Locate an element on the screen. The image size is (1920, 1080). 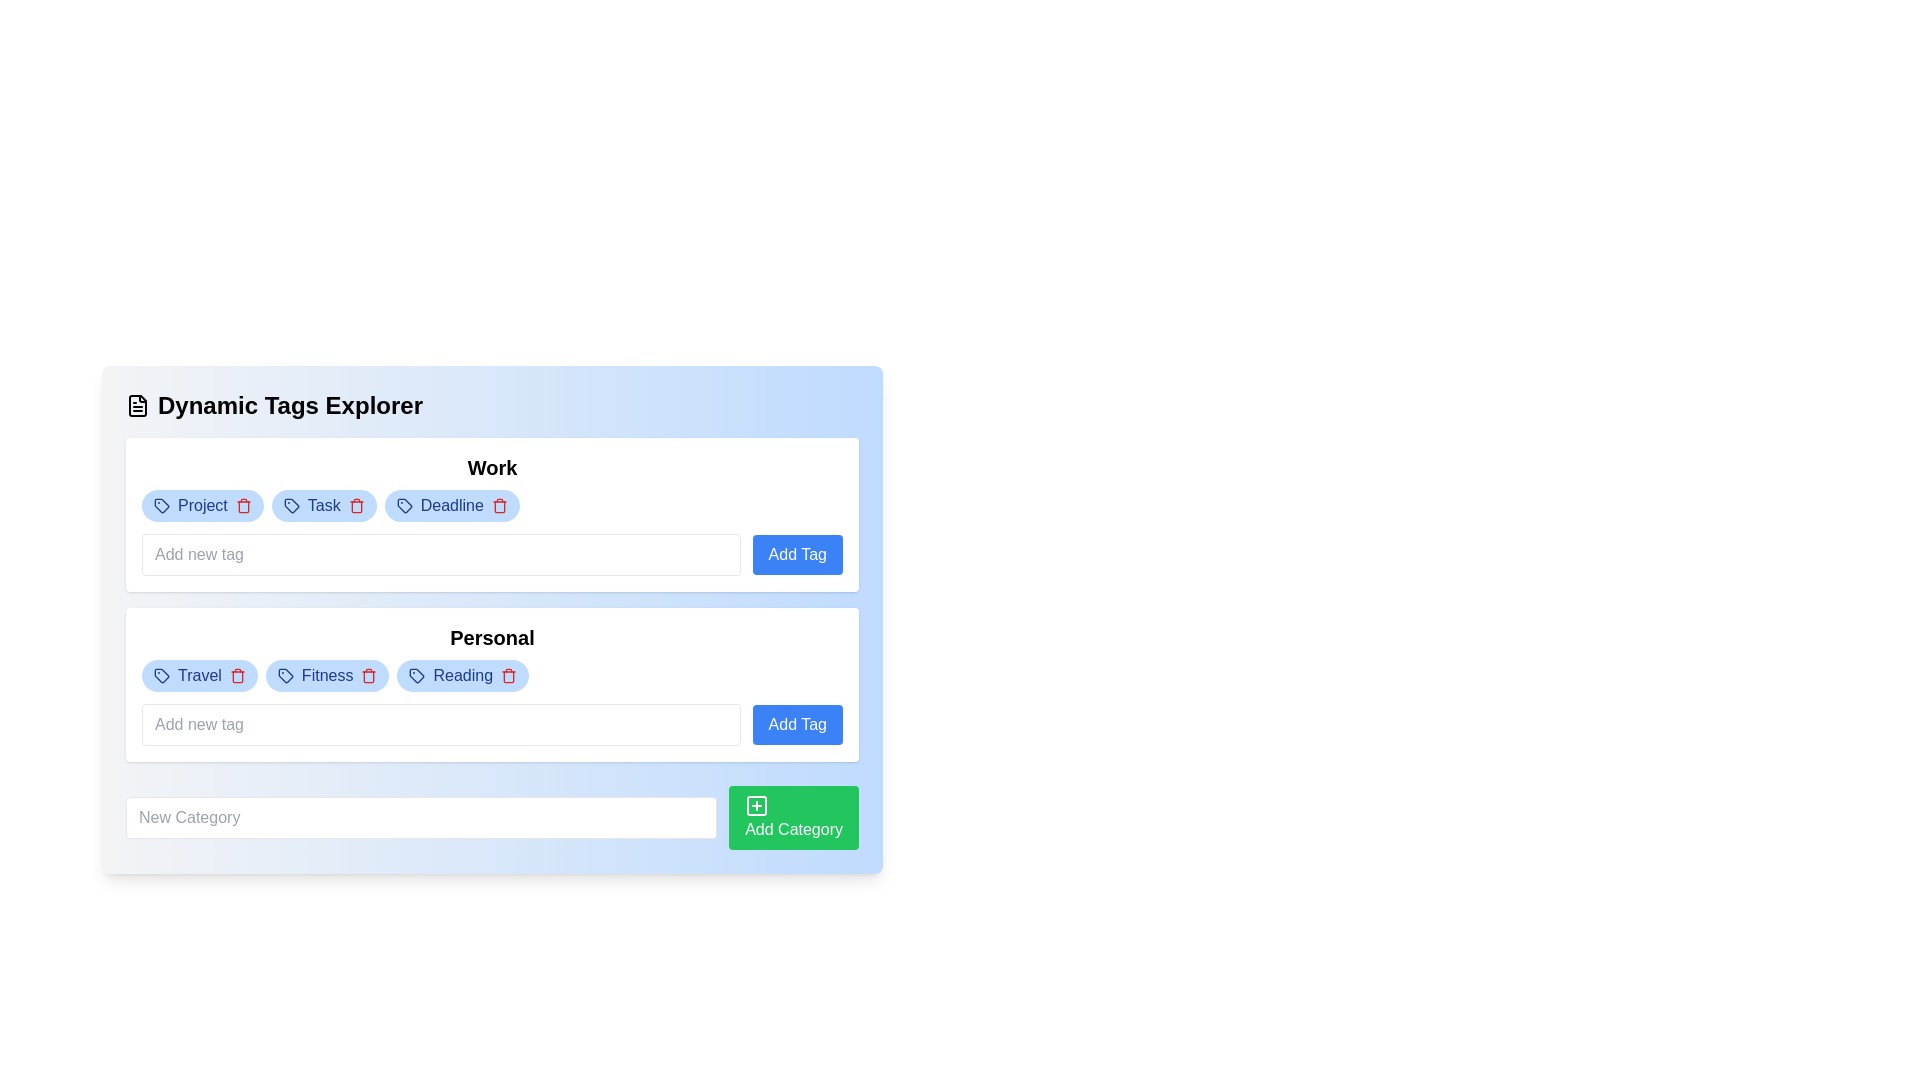
the tag icon located in the 'Work' section, adjacent to the 'Deadline' tag, which visually represents a tag for identifying or grouping related data is located at coordinates (403, 504).